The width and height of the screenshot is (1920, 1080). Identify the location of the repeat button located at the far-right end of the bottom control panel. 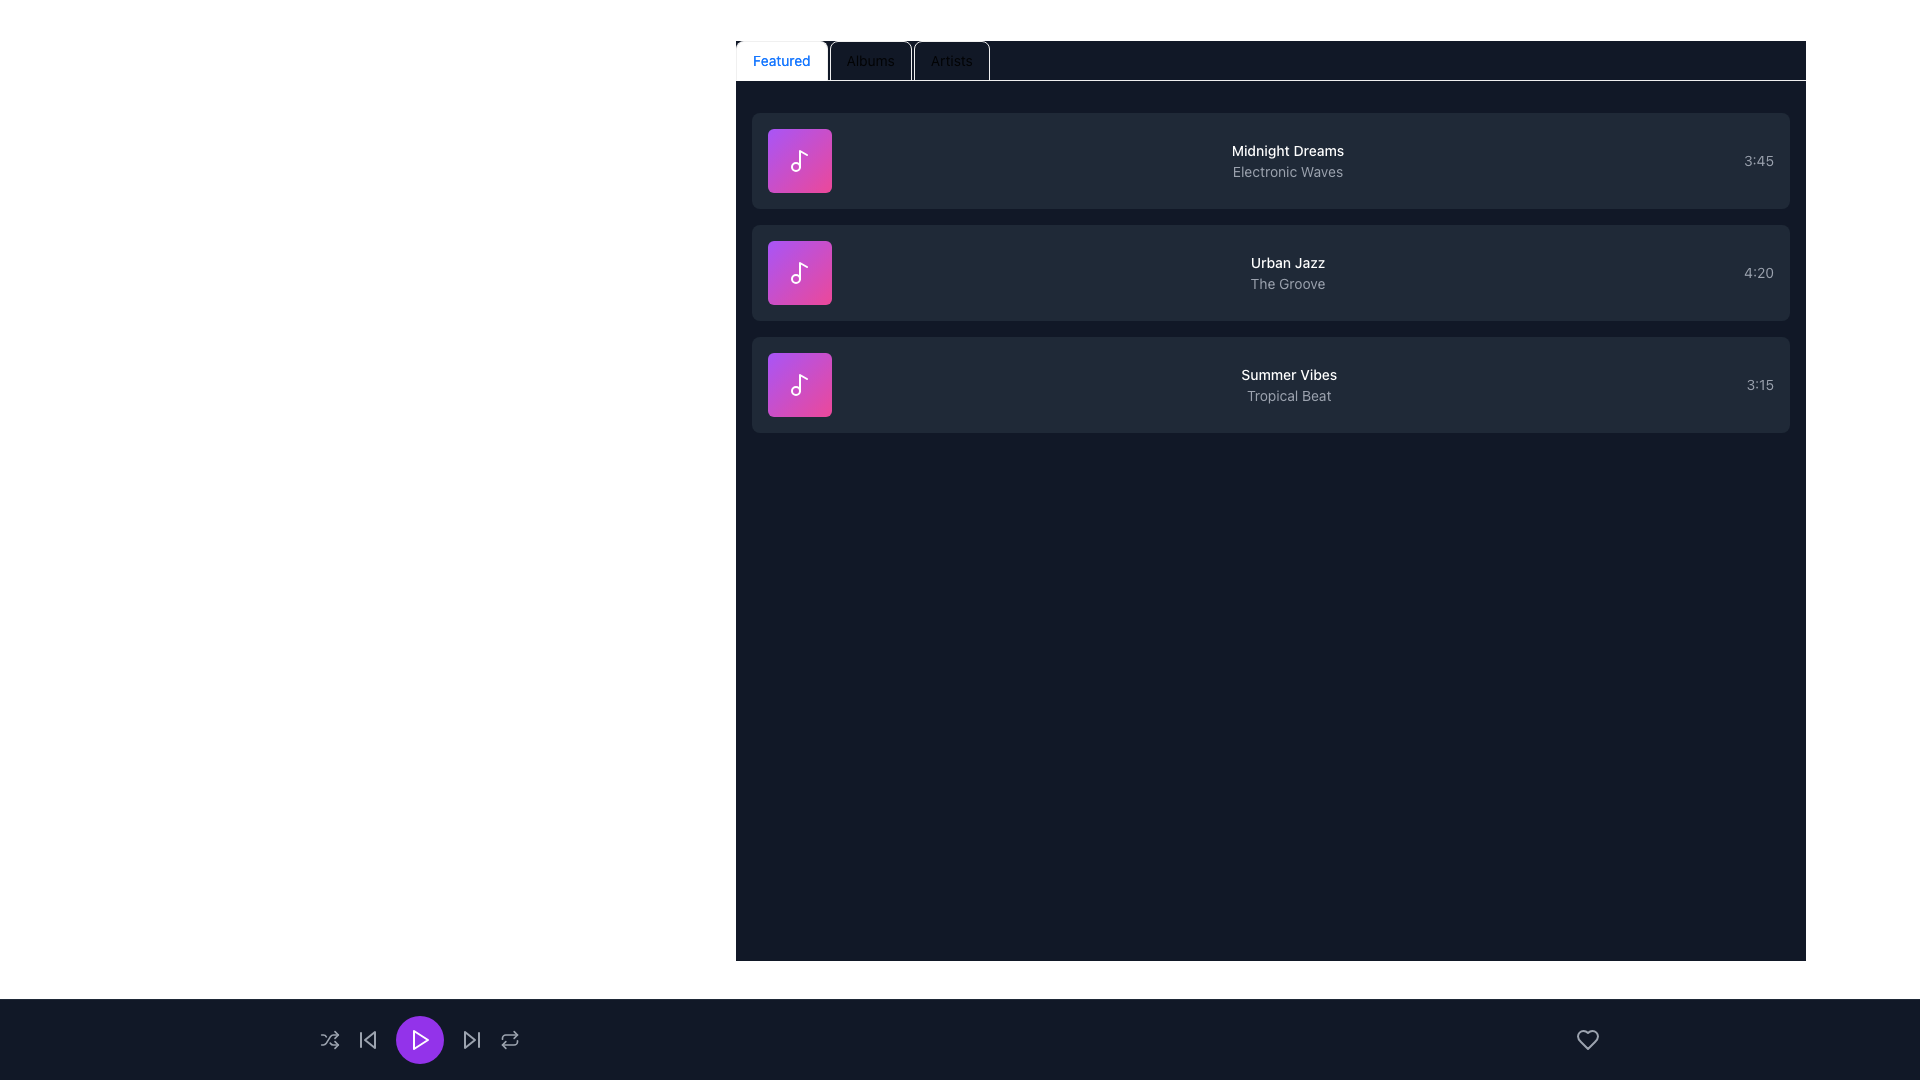
(509, 1039).